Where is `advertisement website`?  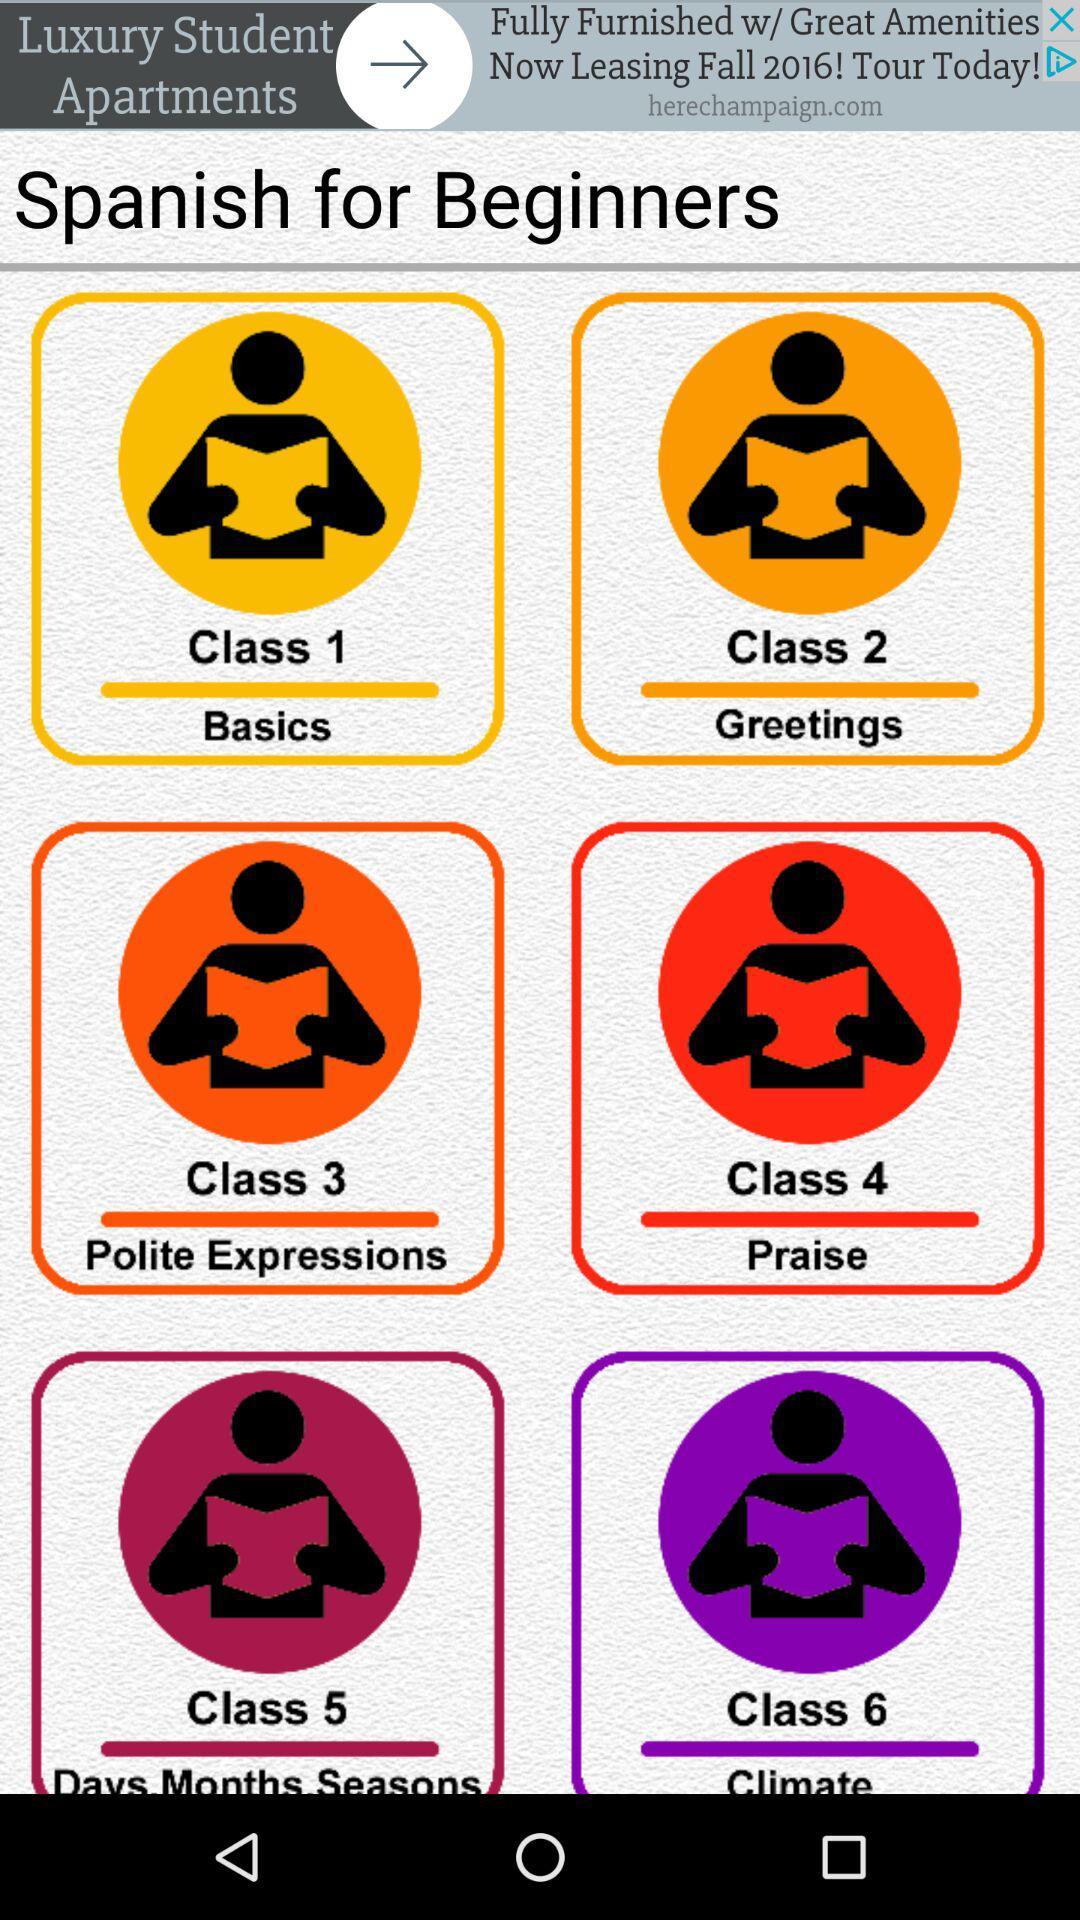 advertisement website is located at coordinates (540, 65).